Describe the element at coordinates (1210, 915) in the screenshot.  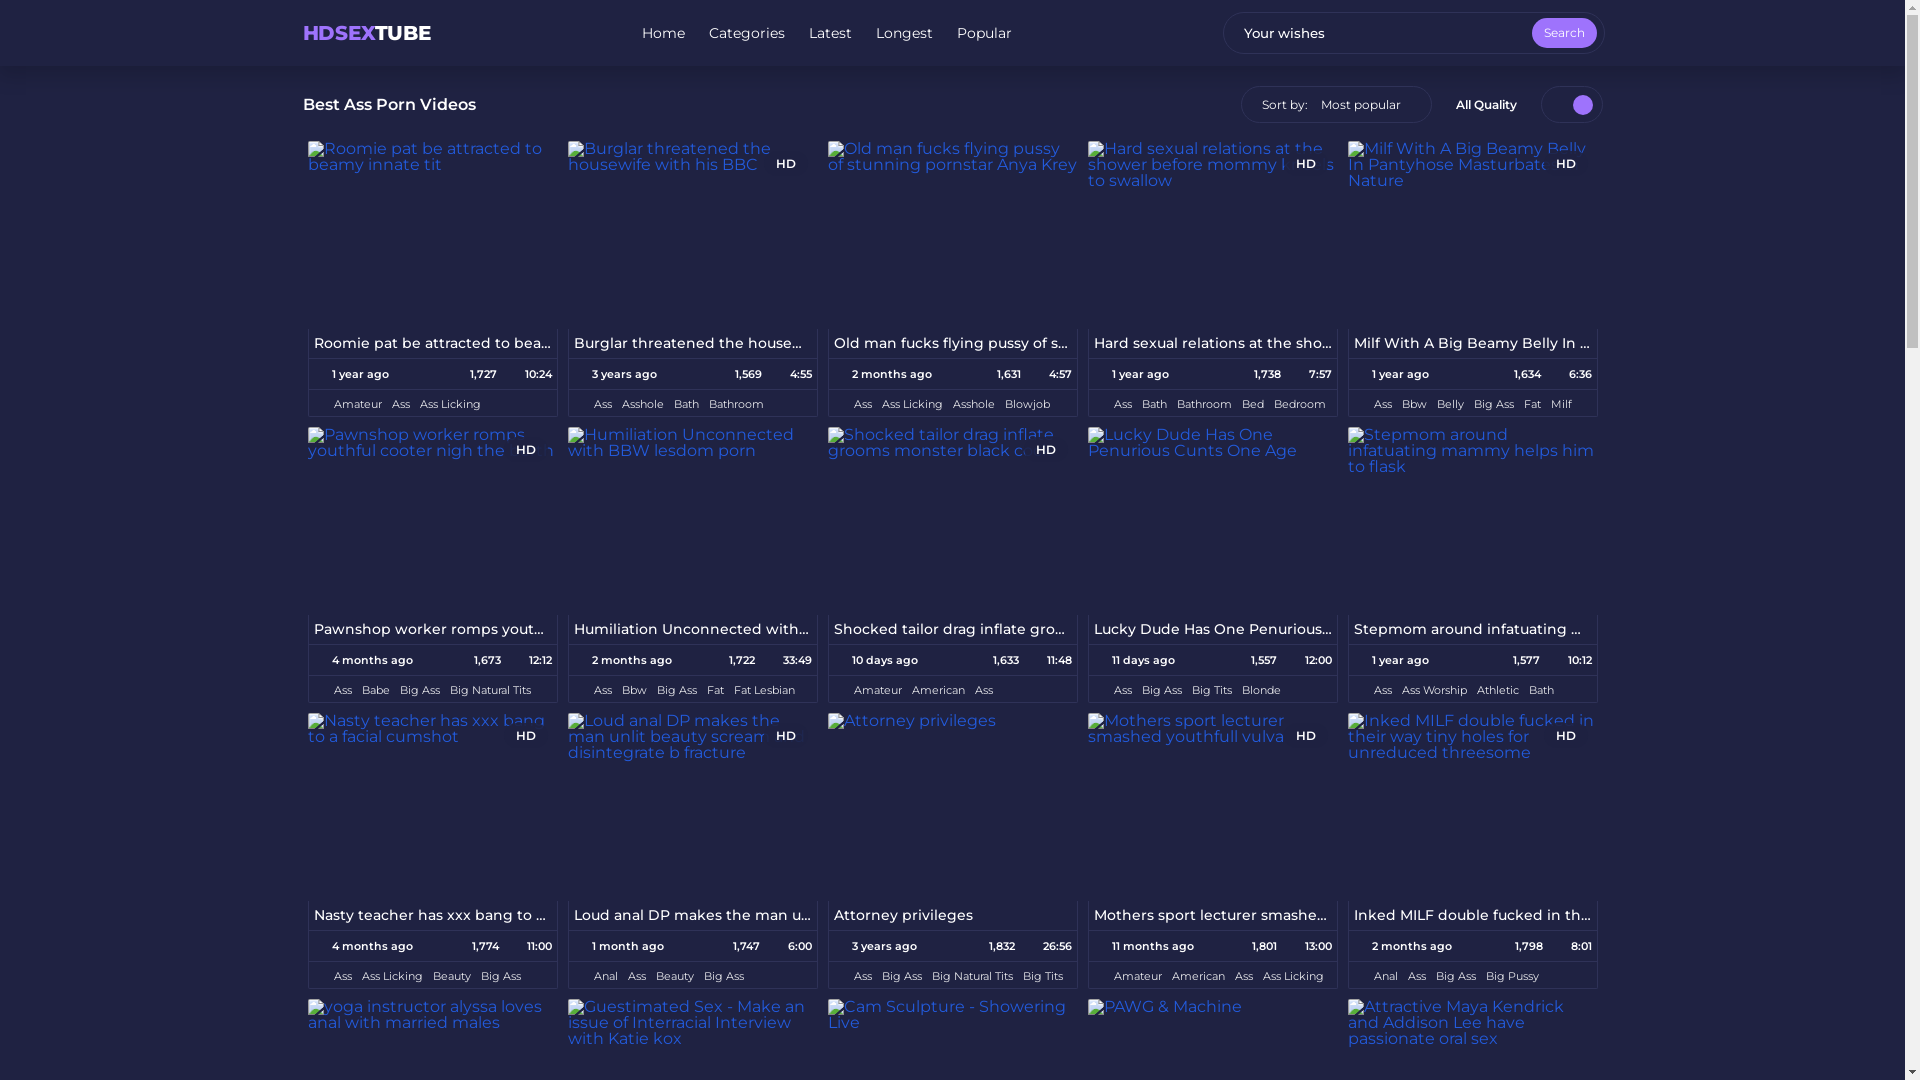
I see `'Mothers sport lecturer smashed youthfull vulva'` at that location.